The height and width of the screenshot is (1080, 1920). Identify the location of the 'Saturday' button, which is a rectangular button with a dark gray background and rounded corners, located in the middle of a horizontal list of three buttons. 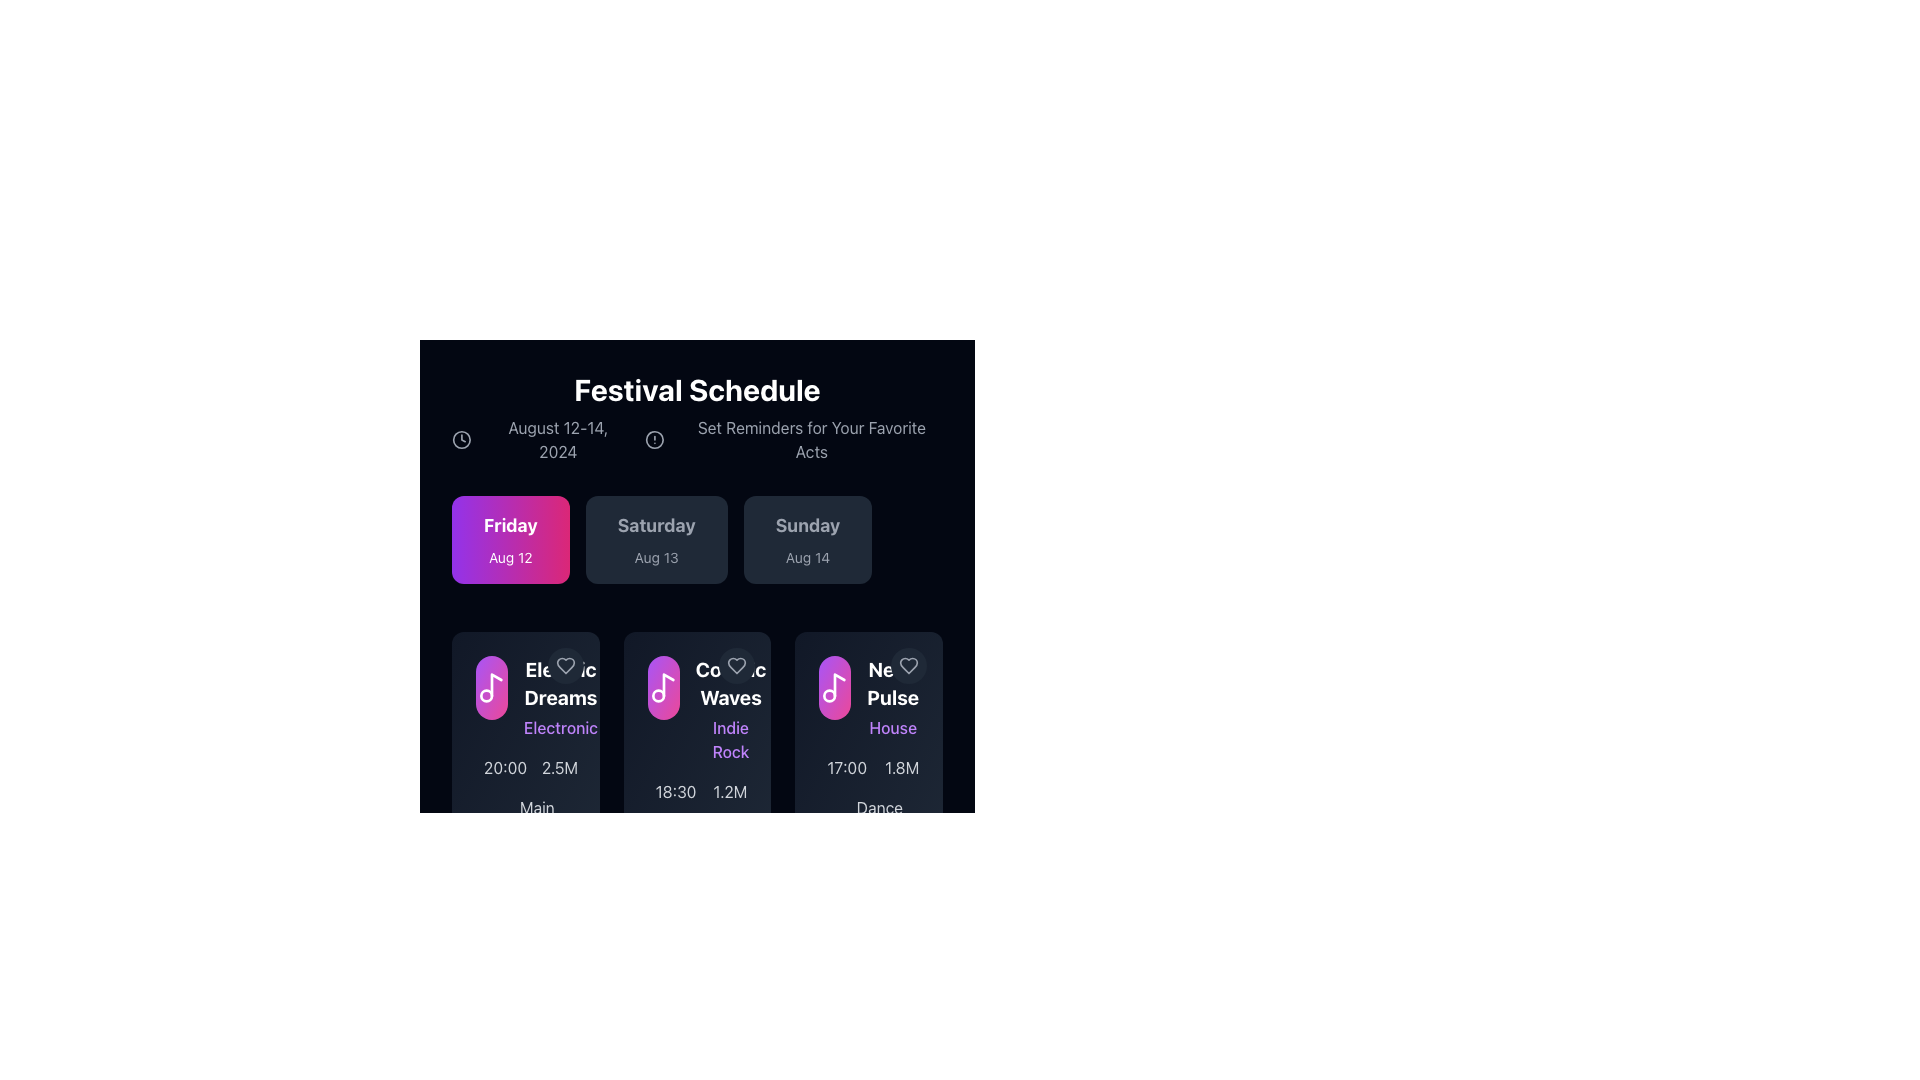
(656, 540).